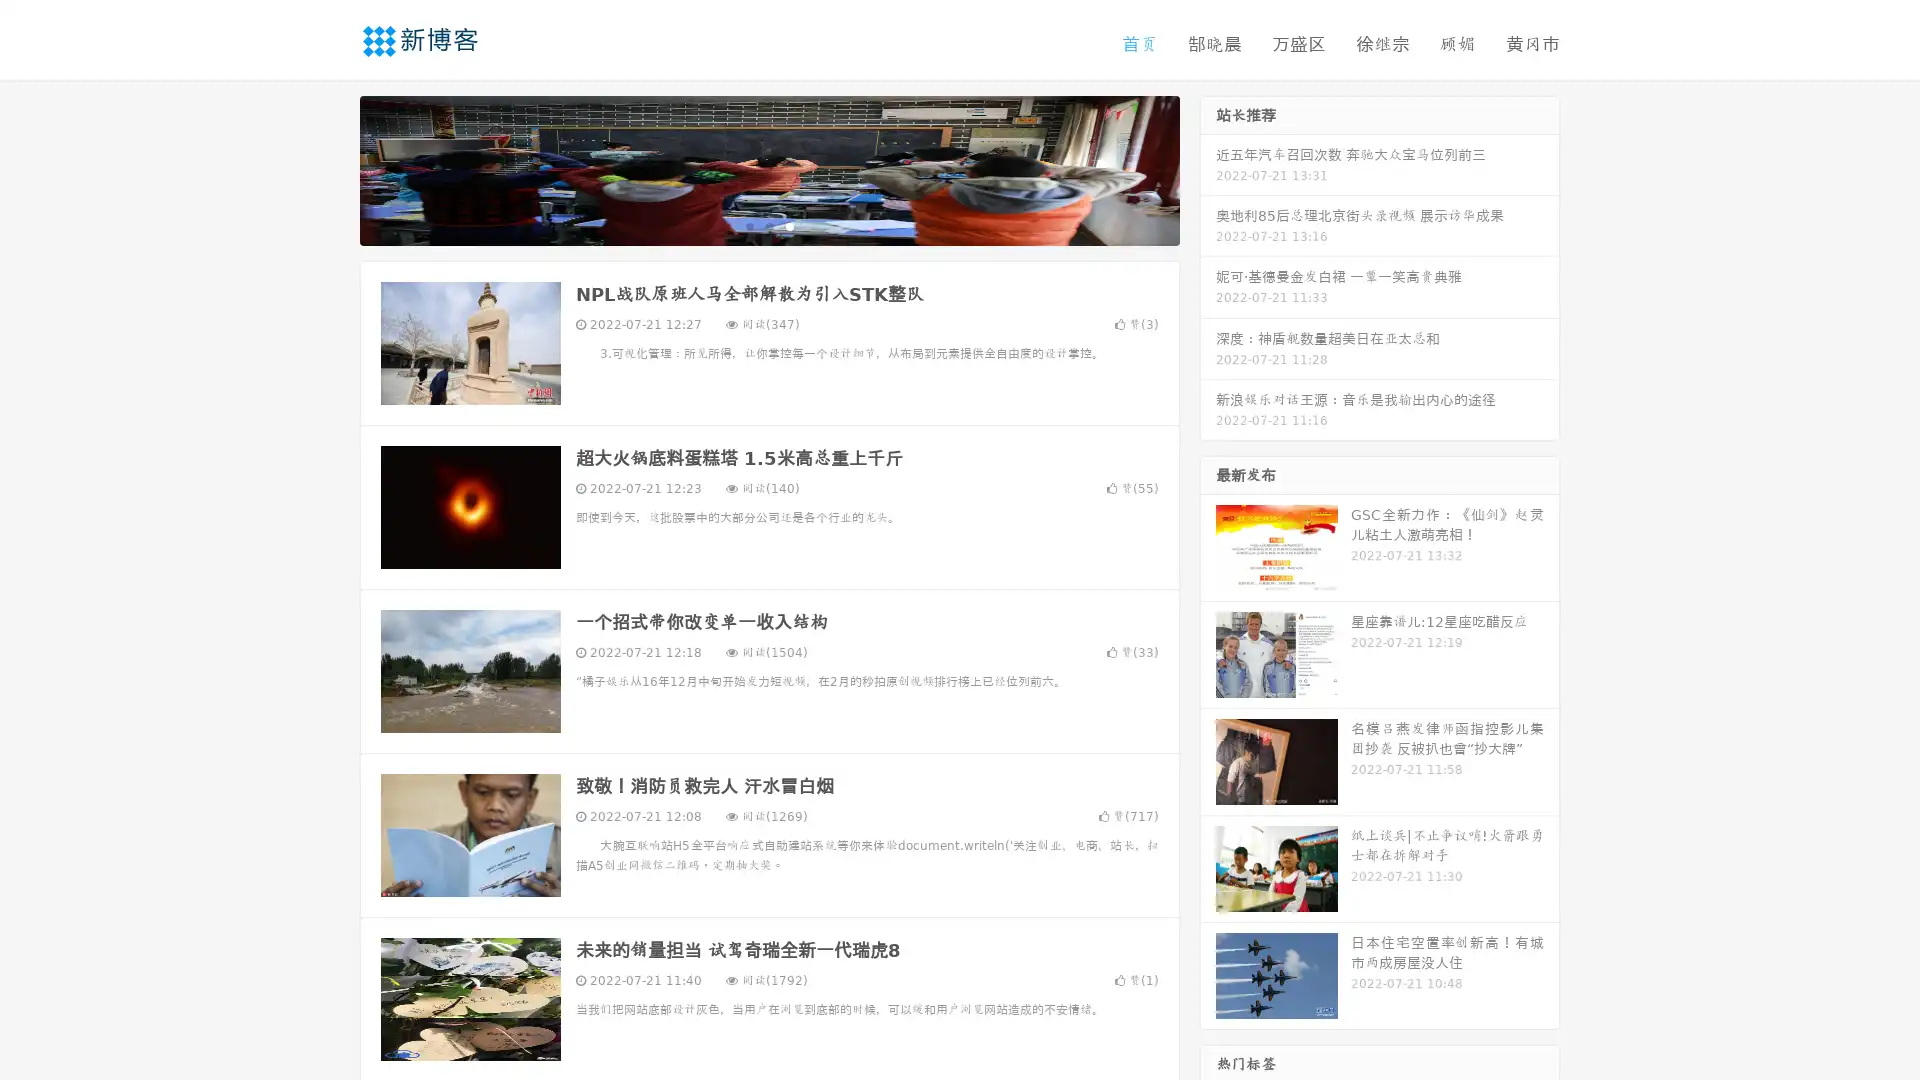 This screenshot has height=1080, width=1920. I want to click on Next slide, so click(1208, 168).